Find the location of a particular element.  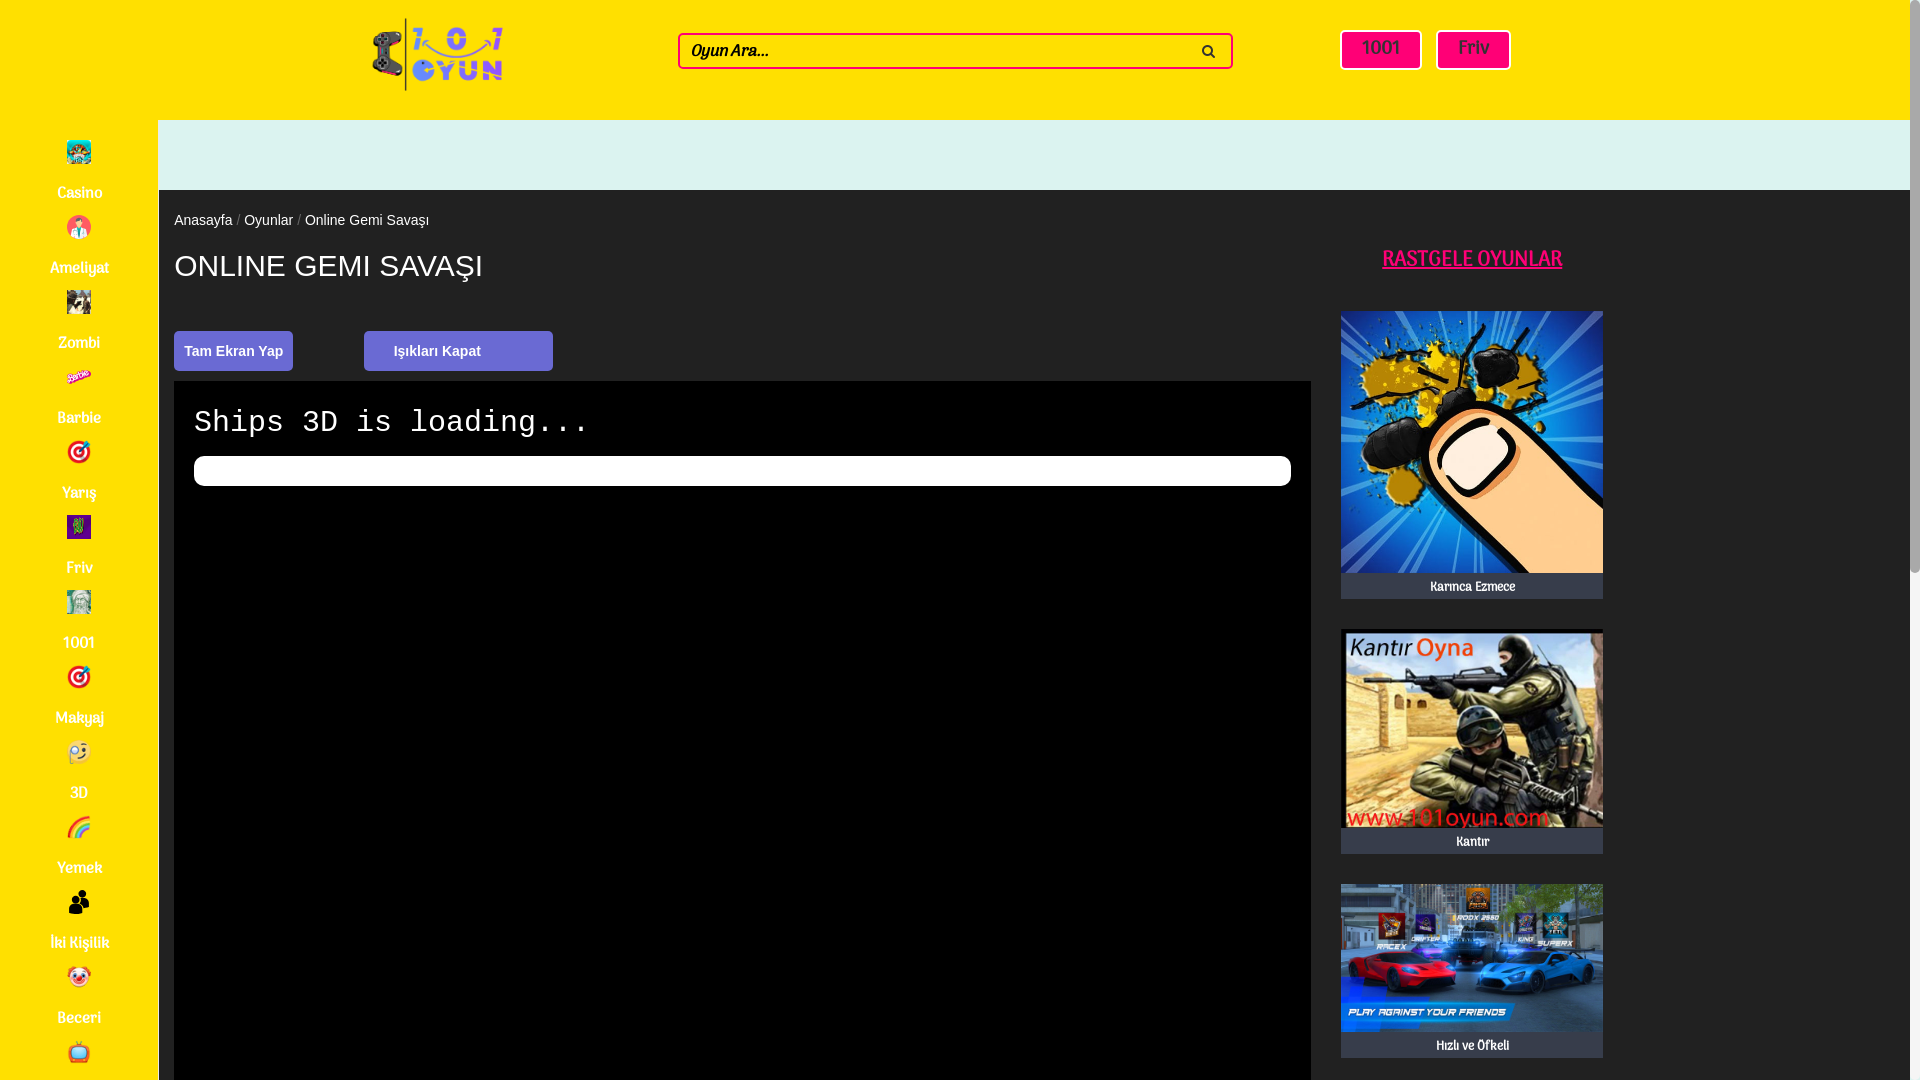

'Barbie' is located at coordinates (78, 397).